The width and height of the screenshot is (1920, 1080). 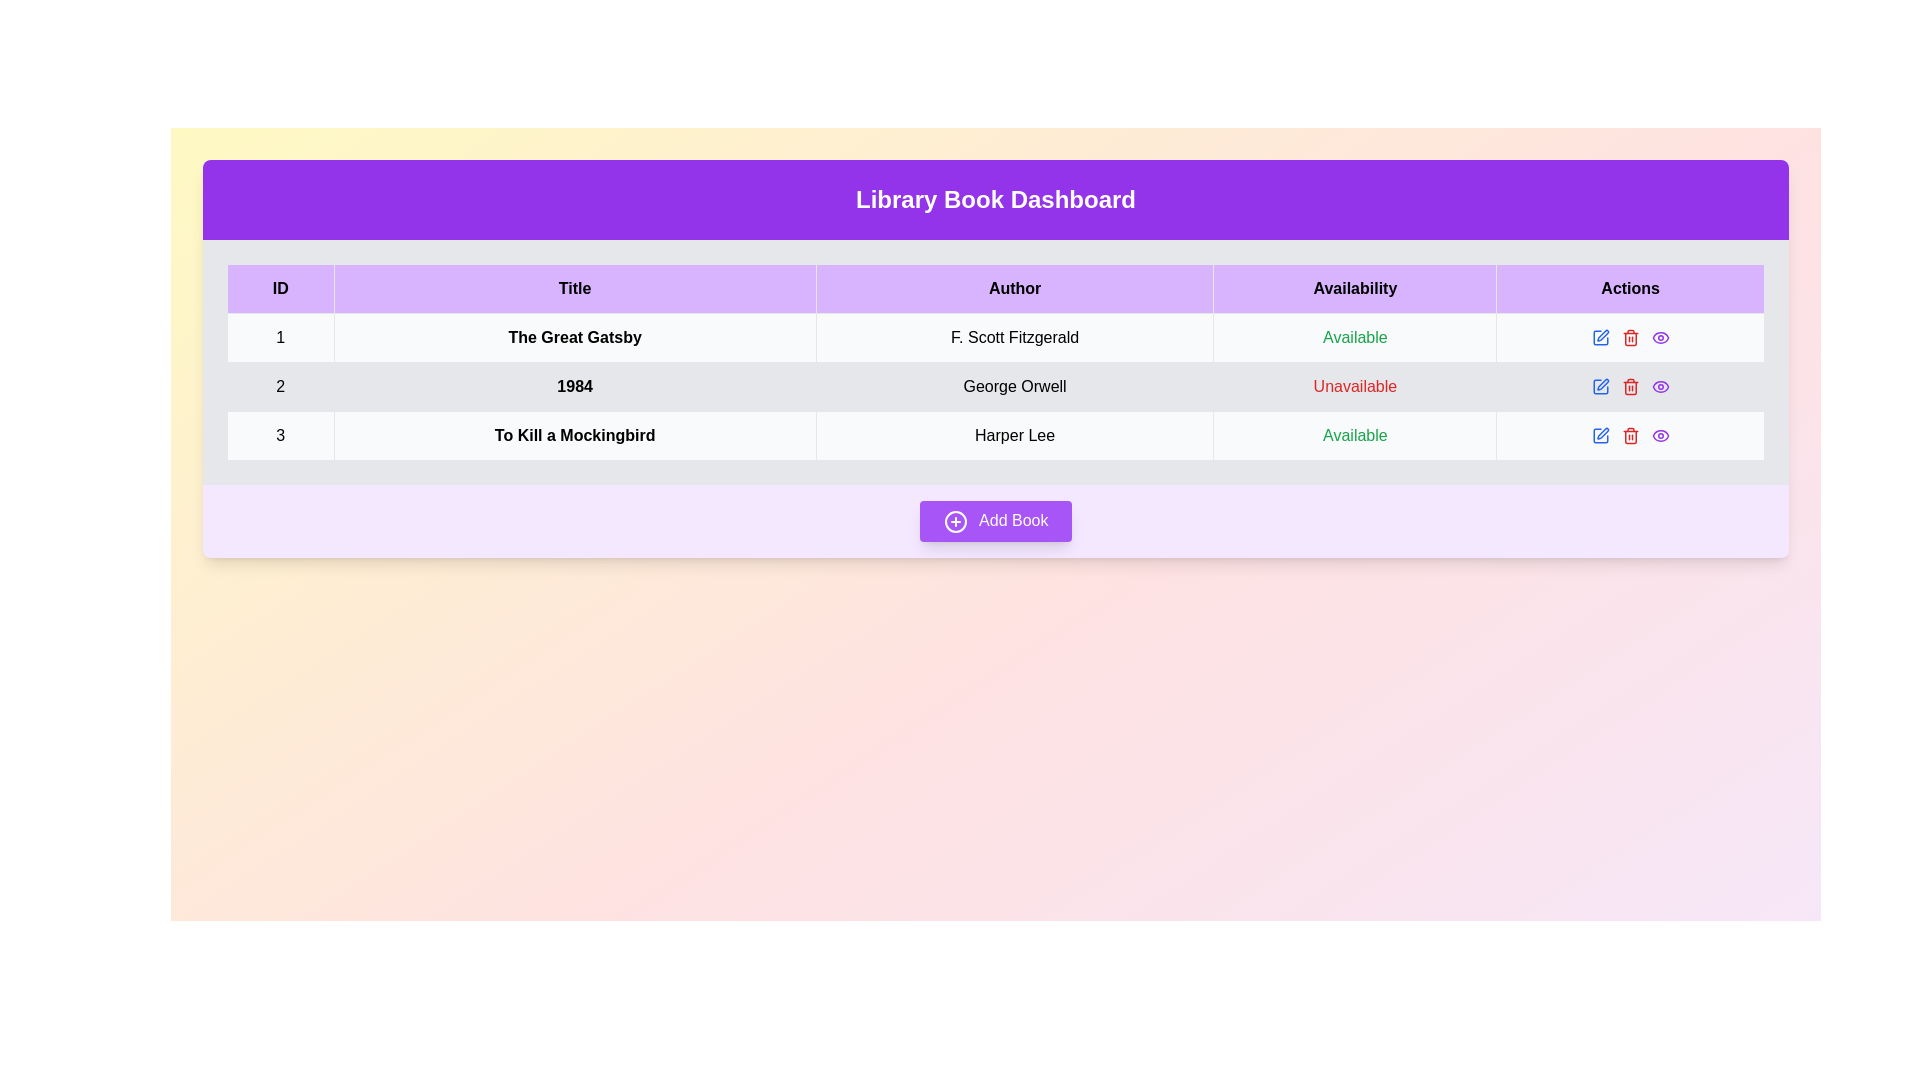 I want to click on the text label displaying 'To Kill a Mockingbird' in the 'Title' column of the table, positioned in the second cell of the third row, so click(x=574, y=434).